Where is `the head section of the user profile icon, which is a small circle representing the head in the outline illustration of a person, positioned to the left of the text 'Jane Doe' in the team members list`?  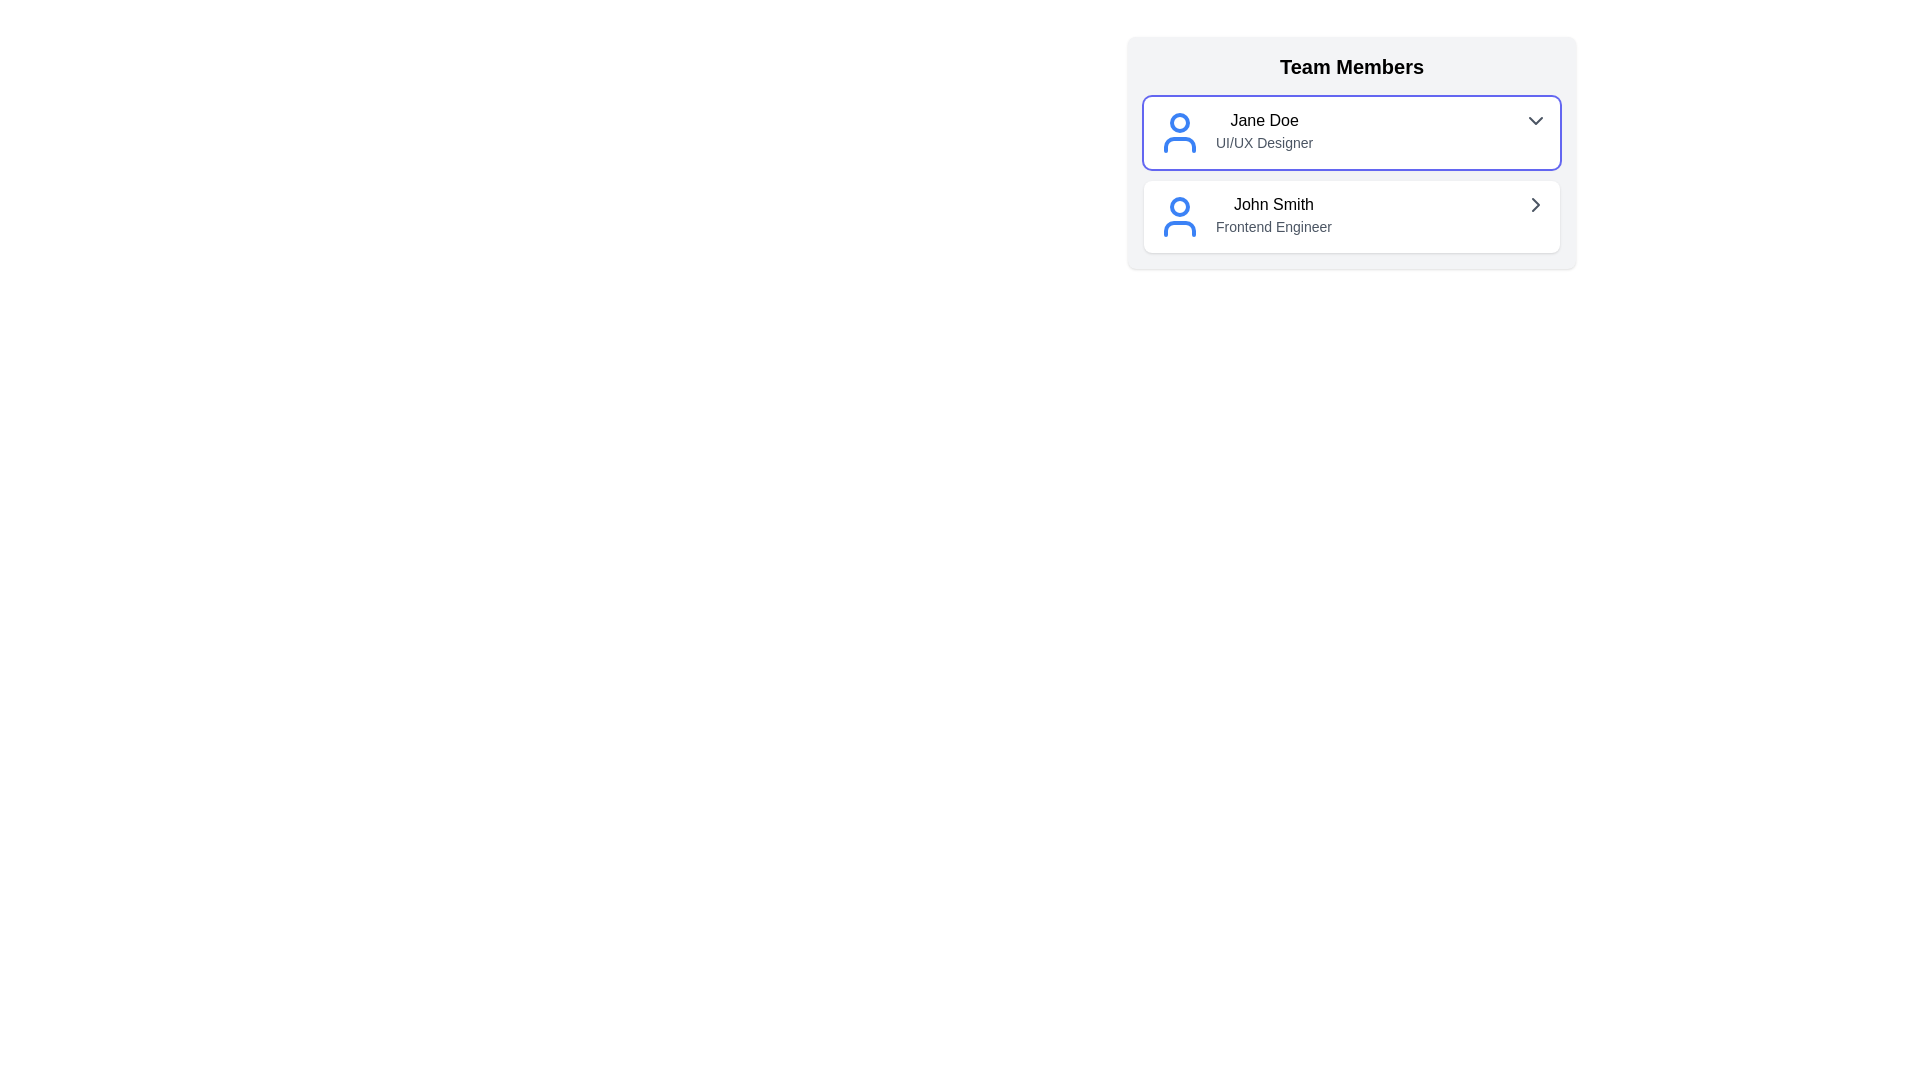
the head section of the user profile icon, which is a small circle representing the head in the outline illustration of a person, positioned to the left of the text 'Jane Doe' in the team members list is located at coordinates (1180, 123).